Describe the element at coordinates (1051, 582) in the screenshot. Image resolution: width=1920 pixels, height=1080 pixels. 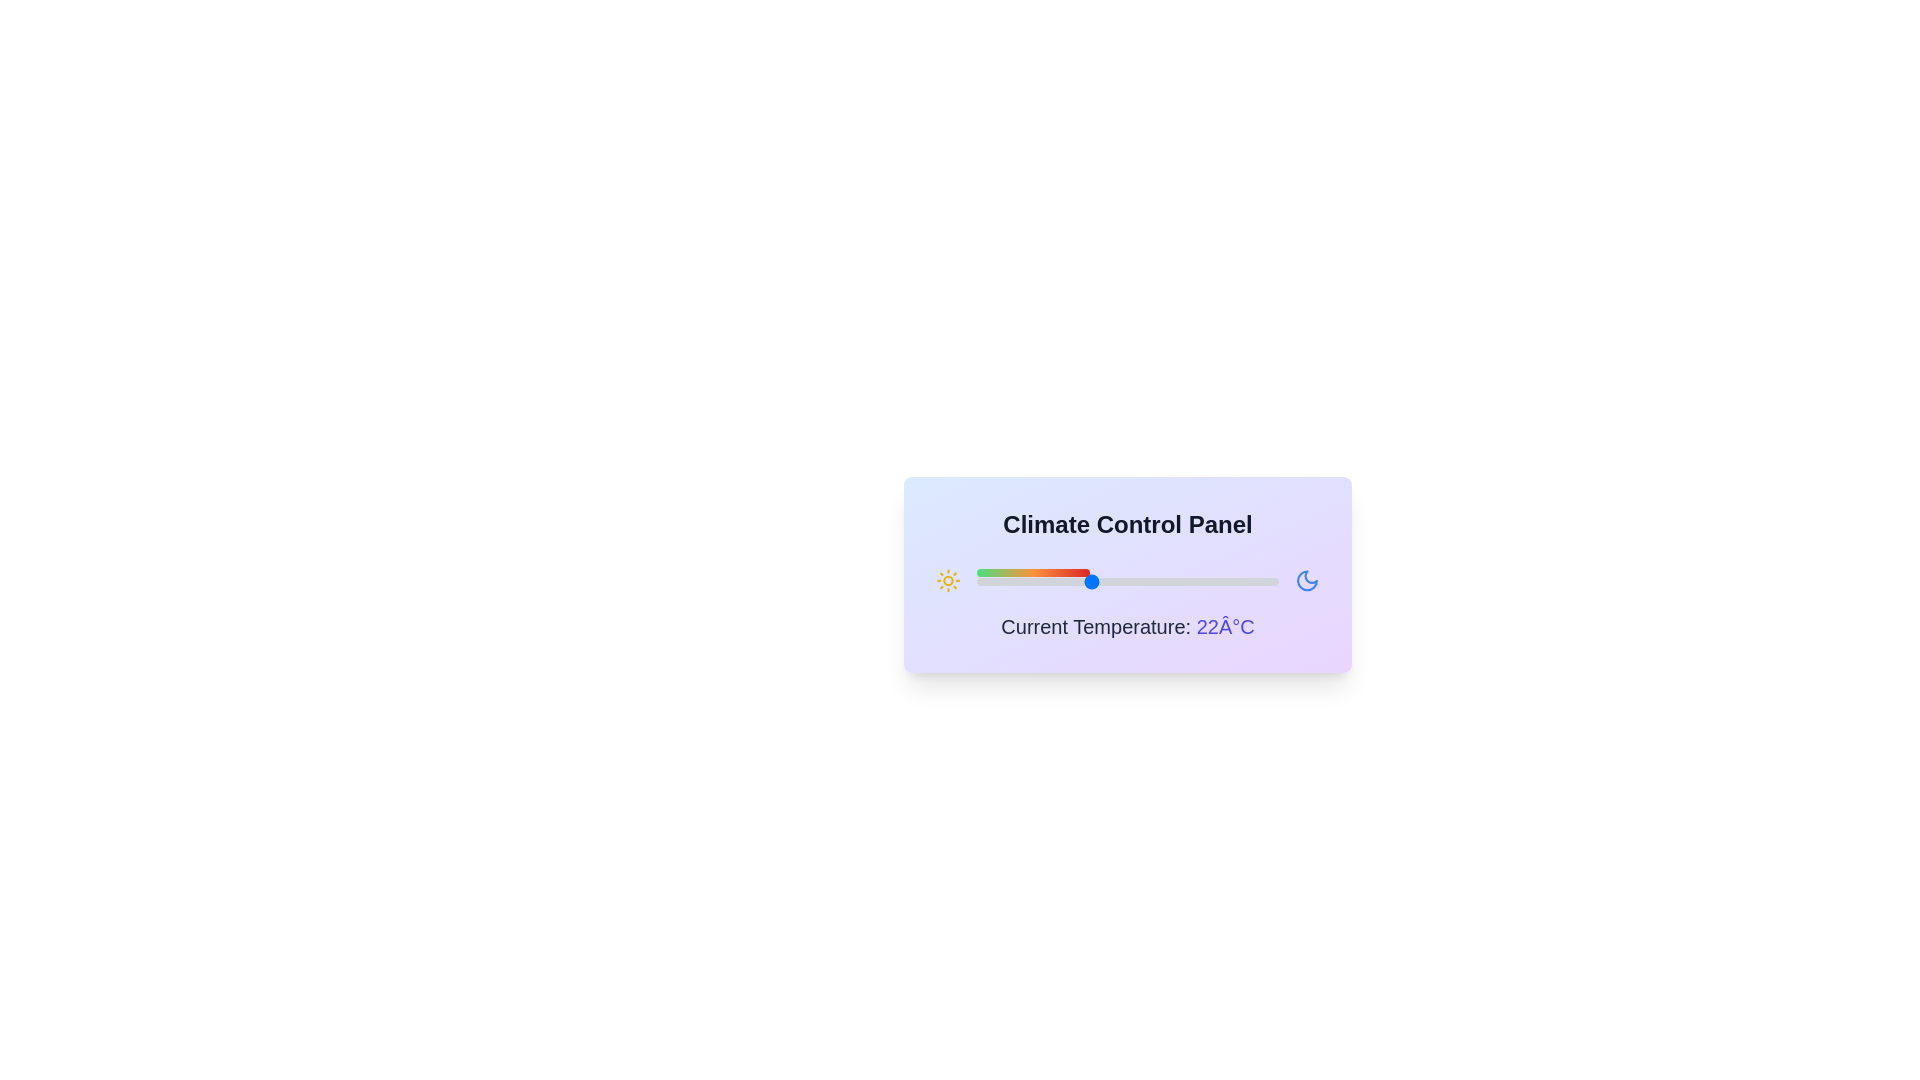
I see `the temperature` at that location.